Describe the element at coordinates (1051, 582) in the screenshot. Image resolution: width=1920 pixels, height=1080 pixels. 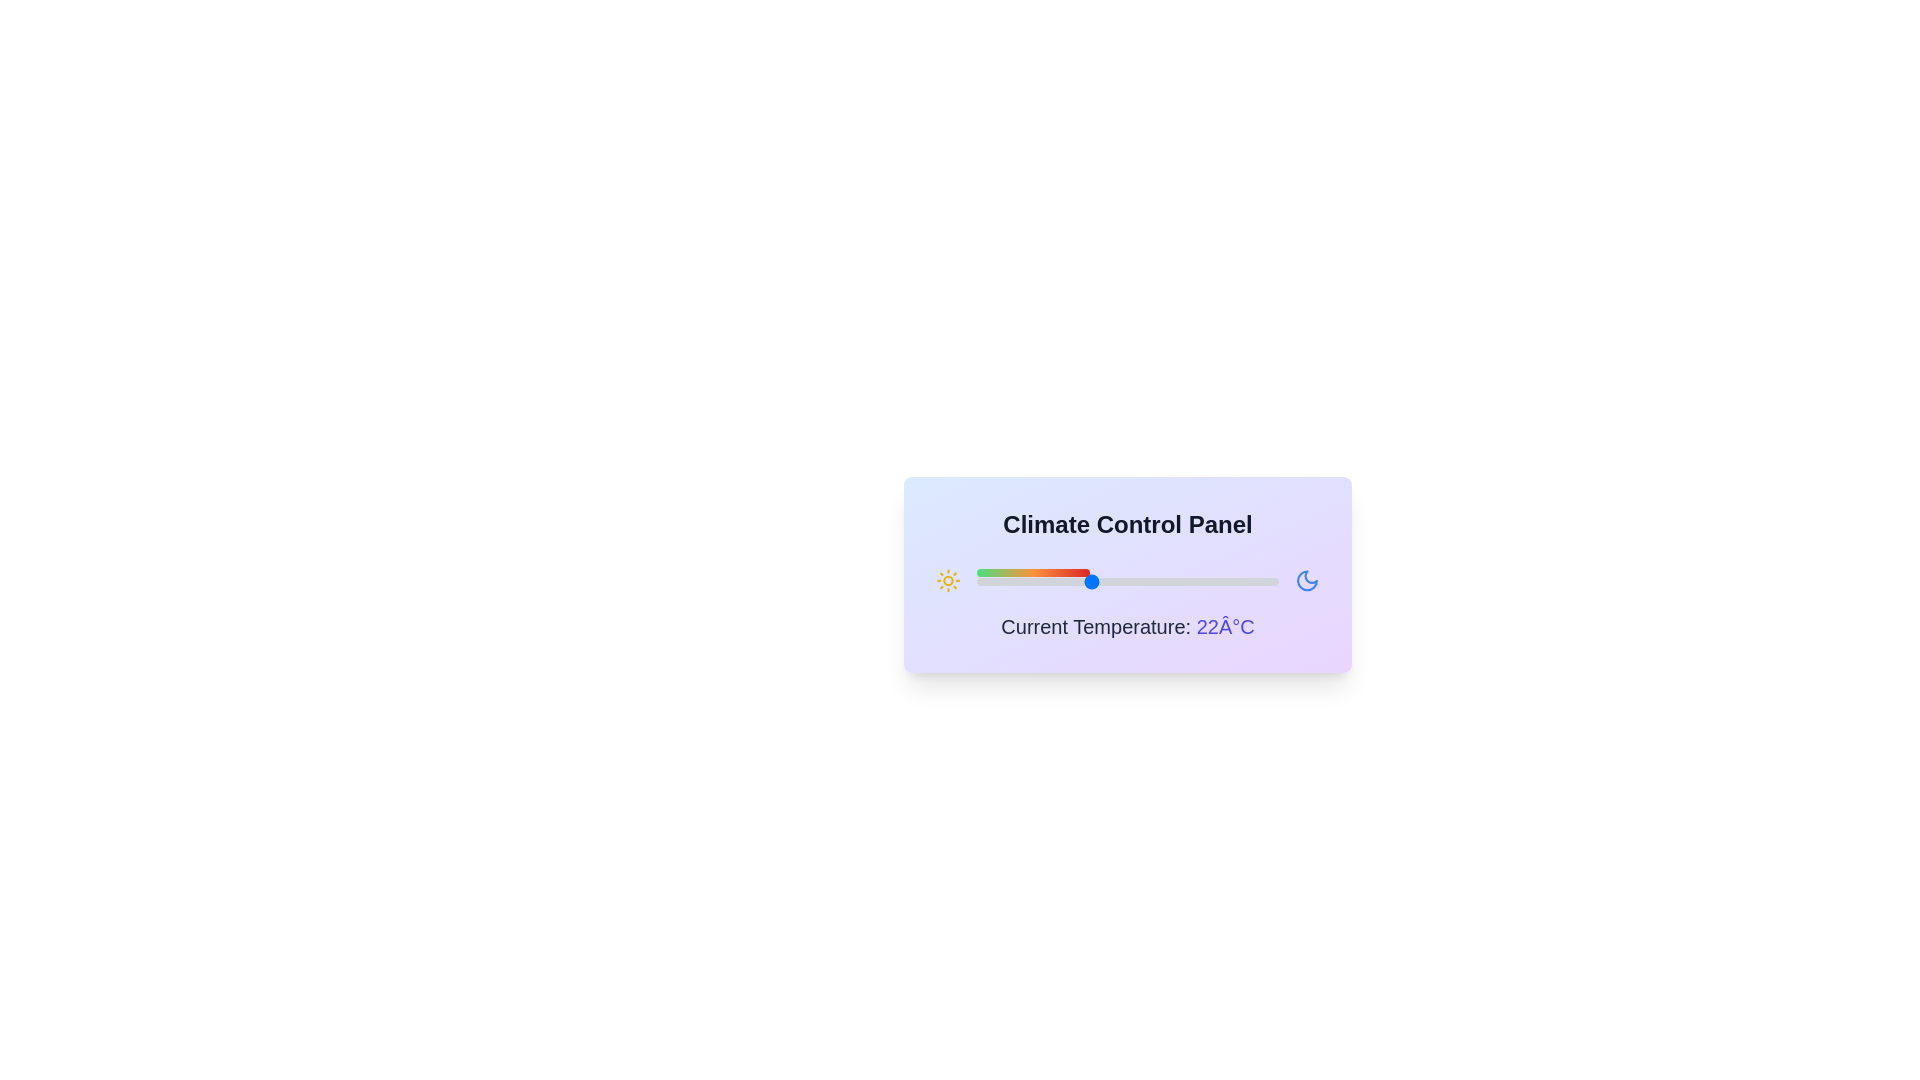
I see `the temperature` at that location.